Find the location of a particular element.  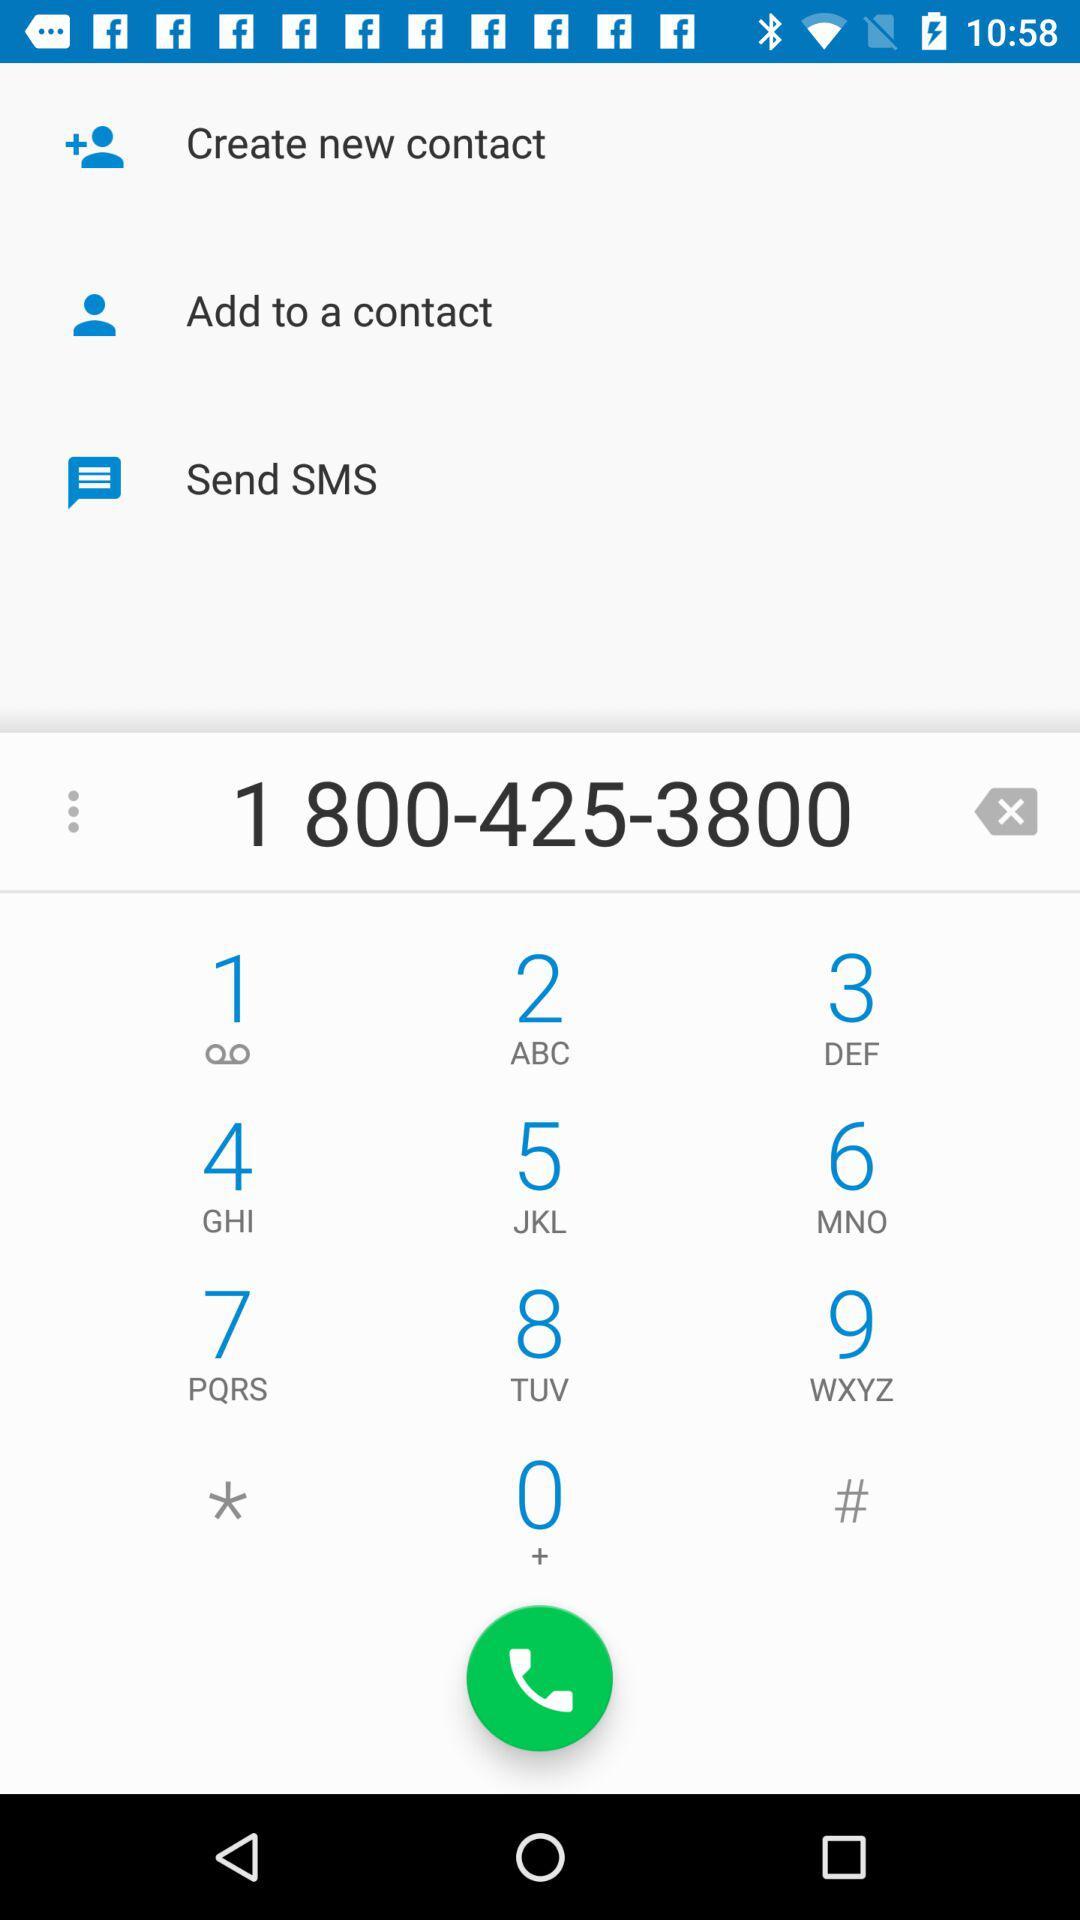

5 is located at coordinates (540, 1181).